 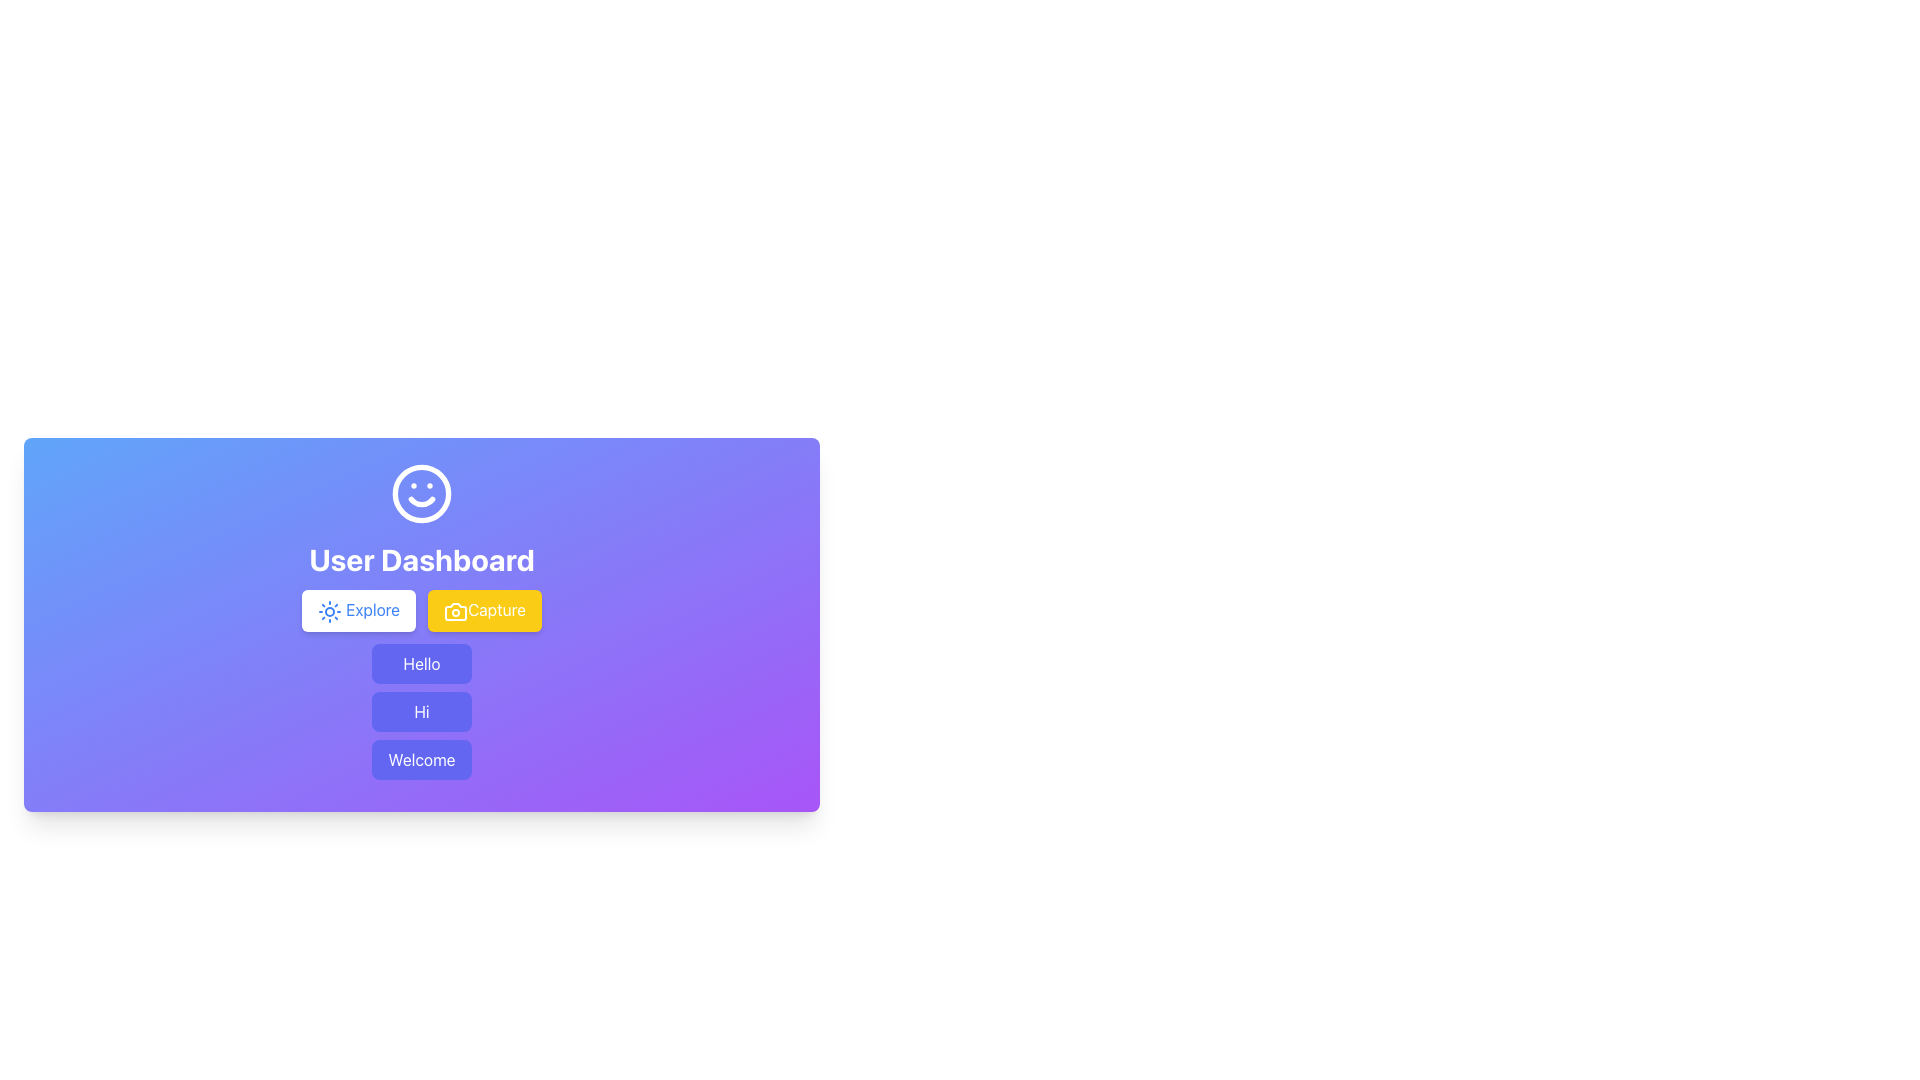 I want to click on the camera icon within the 'Capture' button, which indicates the action of taking or capturing an image, so click(x=455, y=610).